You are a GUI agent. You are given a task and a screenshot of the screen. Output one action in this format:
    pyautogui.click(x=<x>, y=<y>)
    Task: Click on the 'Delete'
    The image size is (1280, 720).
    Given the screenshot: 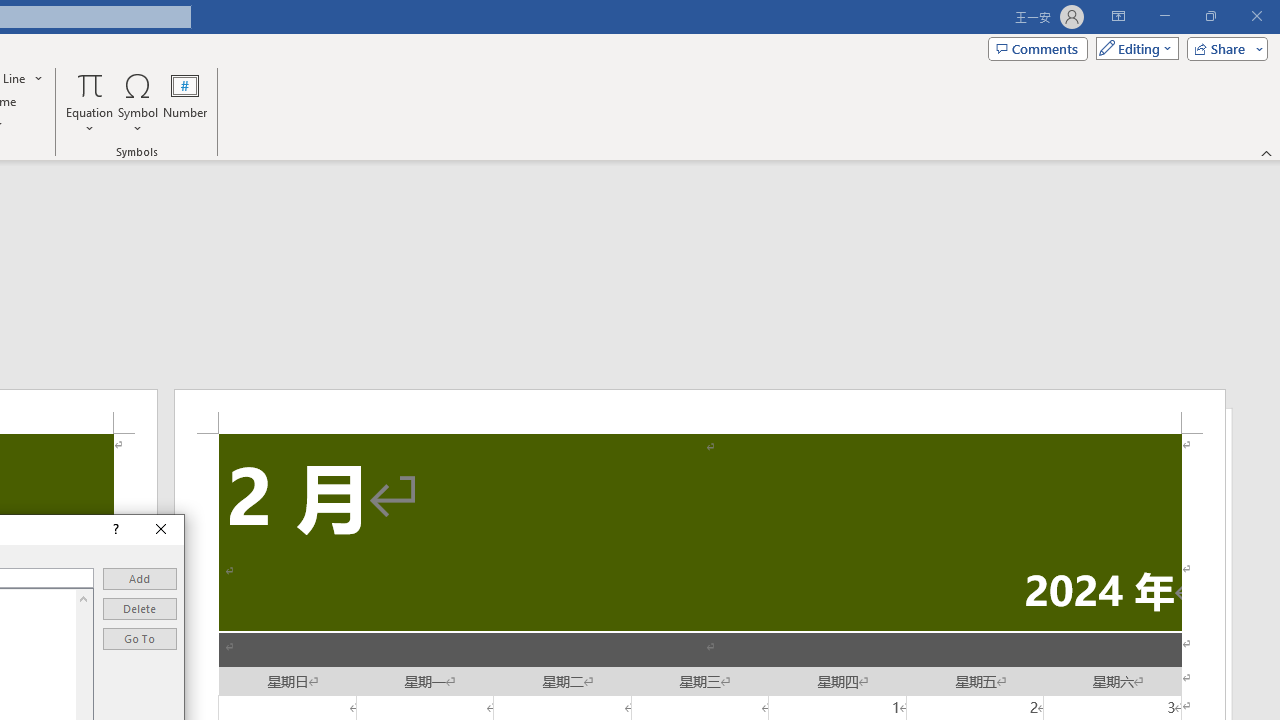 What is the action you would take?
    pyautogui.click(x=139, y=607)
    